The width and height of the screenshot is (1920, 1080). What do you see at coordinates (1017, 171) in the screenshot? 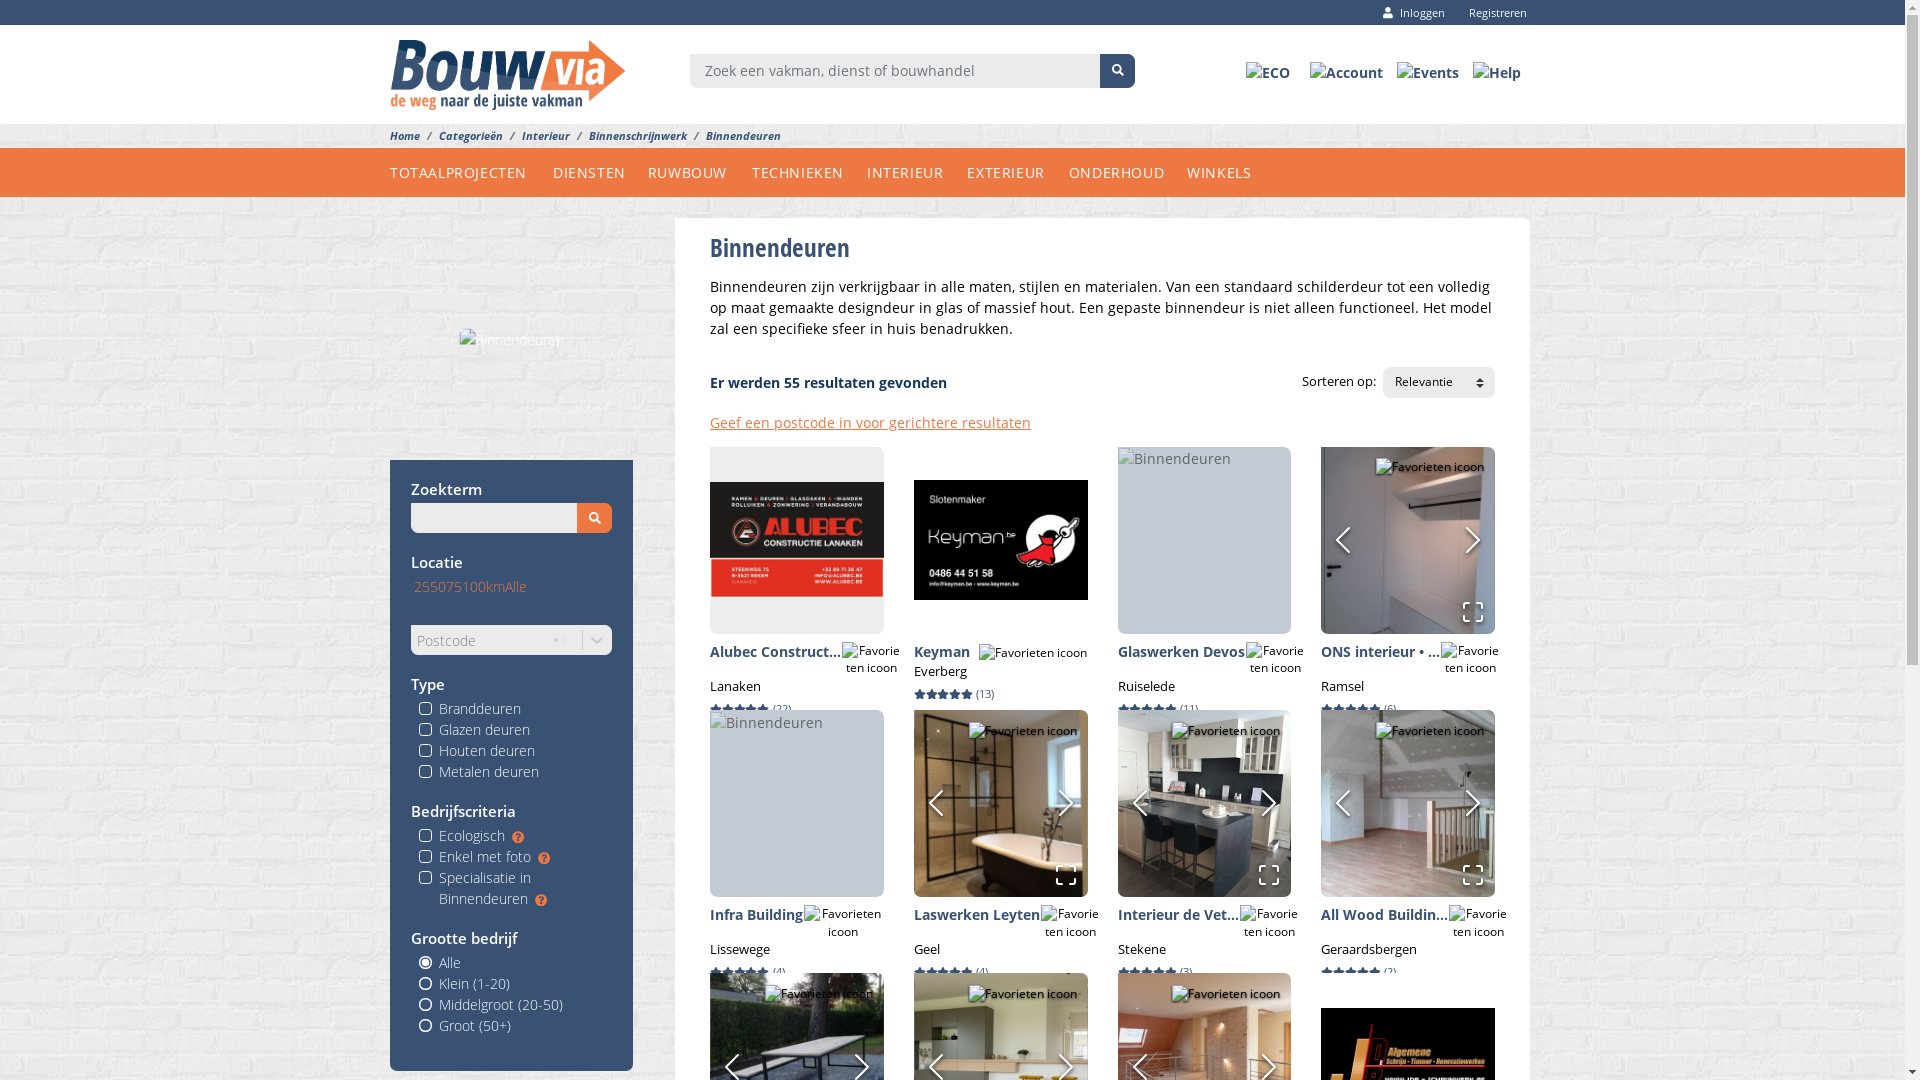
I see `'EXTERIEUR'` at bounding box center [1017, 171].